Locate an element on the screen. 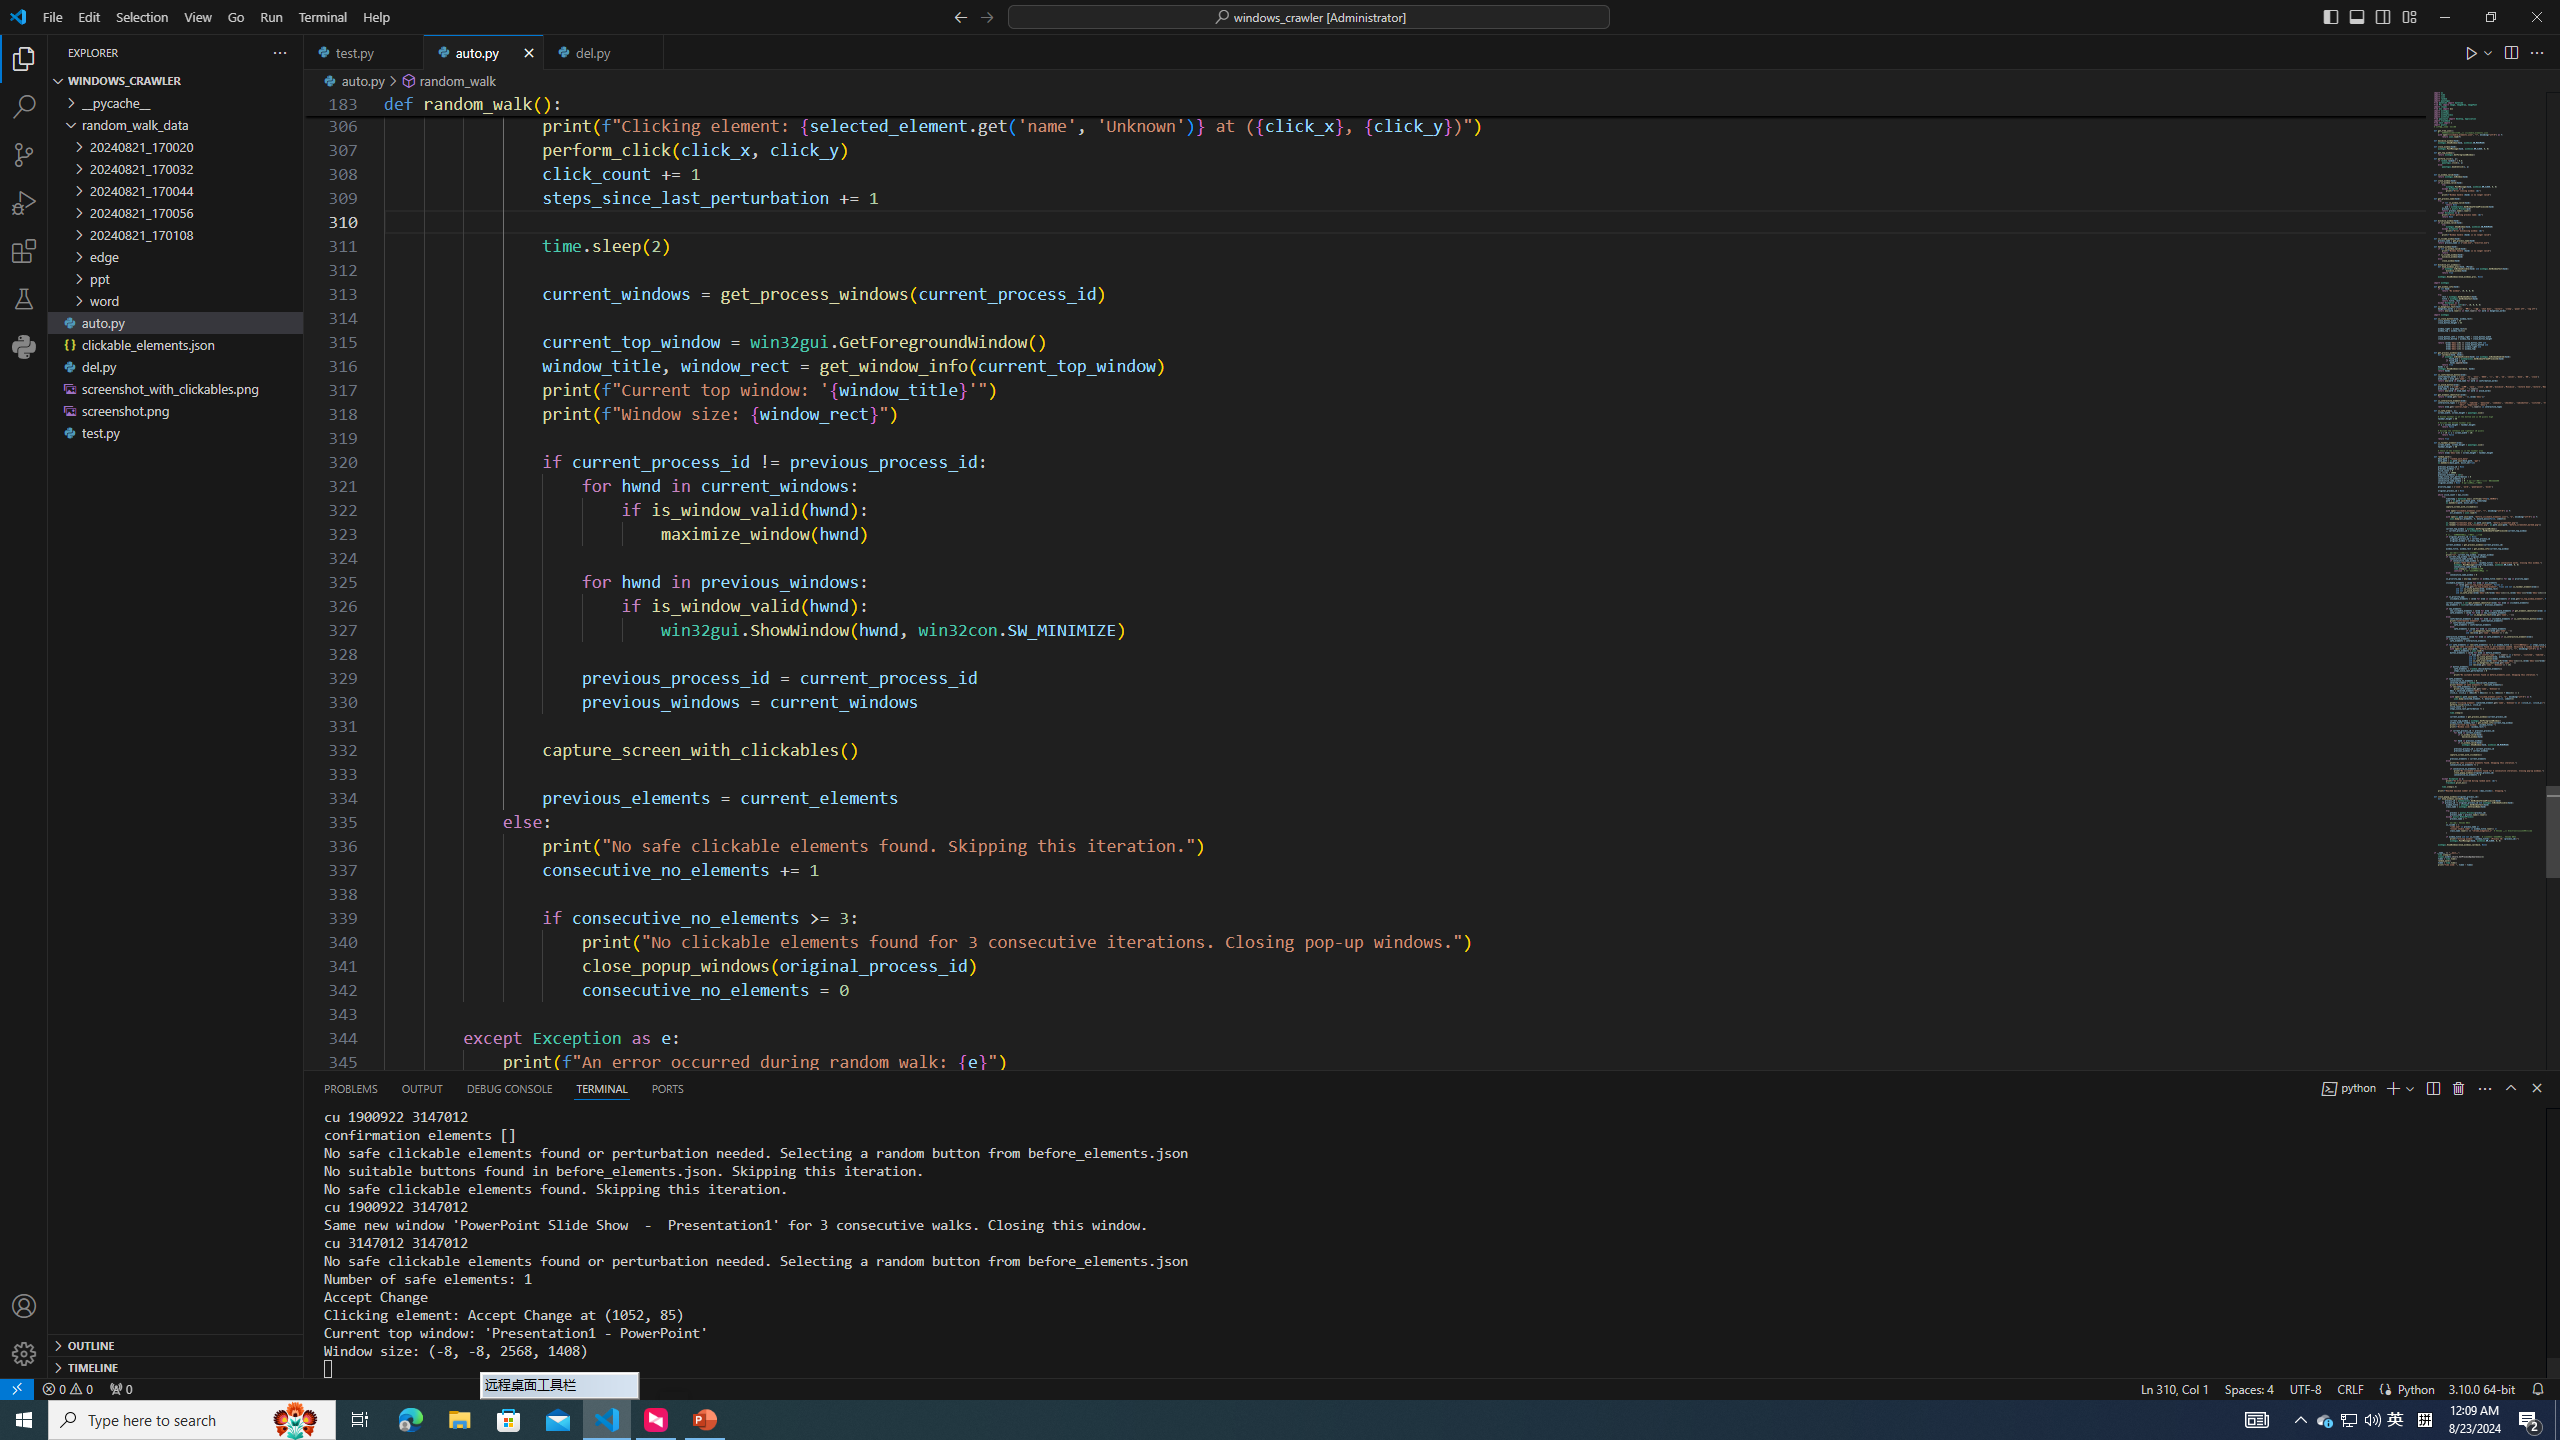  'Spaces: 4' is located at coordinates (2247, 1387).